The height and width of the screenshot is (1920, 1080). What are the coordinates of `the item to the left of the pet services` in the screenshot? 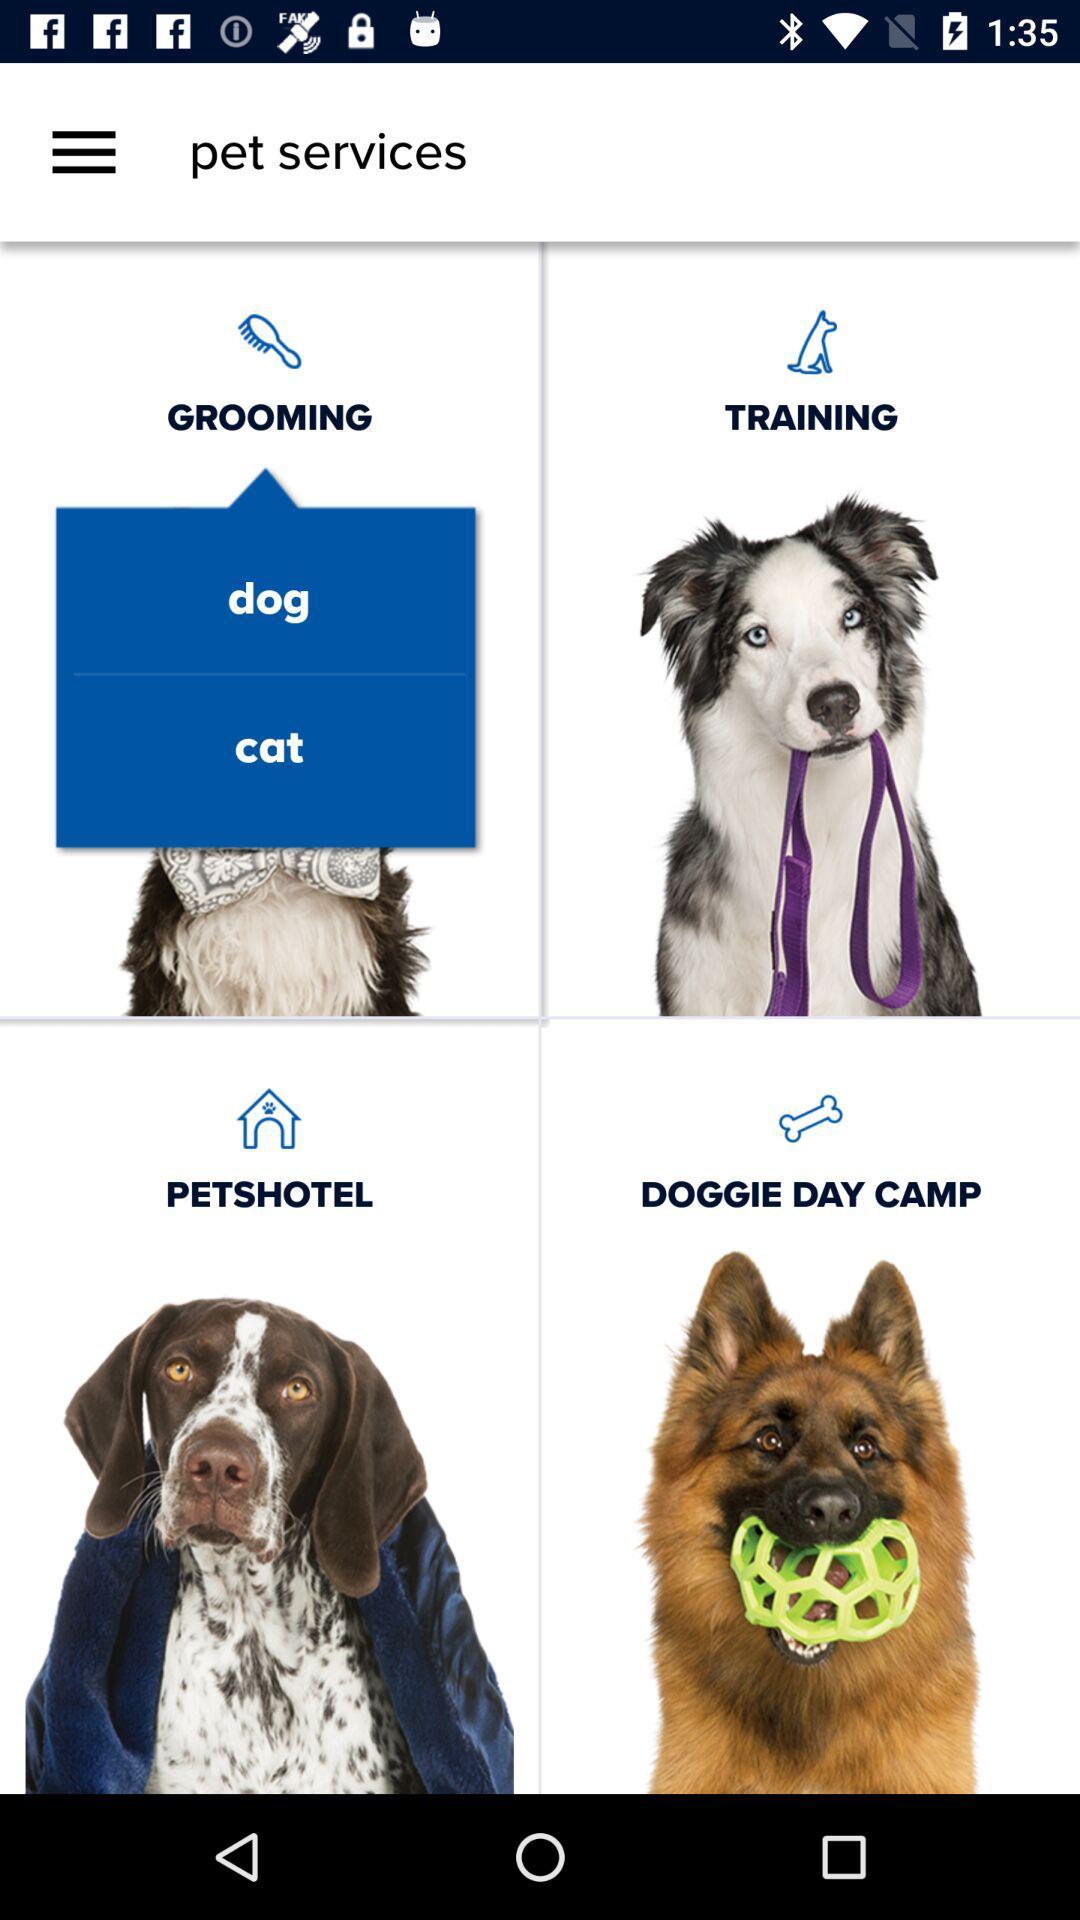 It's located at (83, 151).